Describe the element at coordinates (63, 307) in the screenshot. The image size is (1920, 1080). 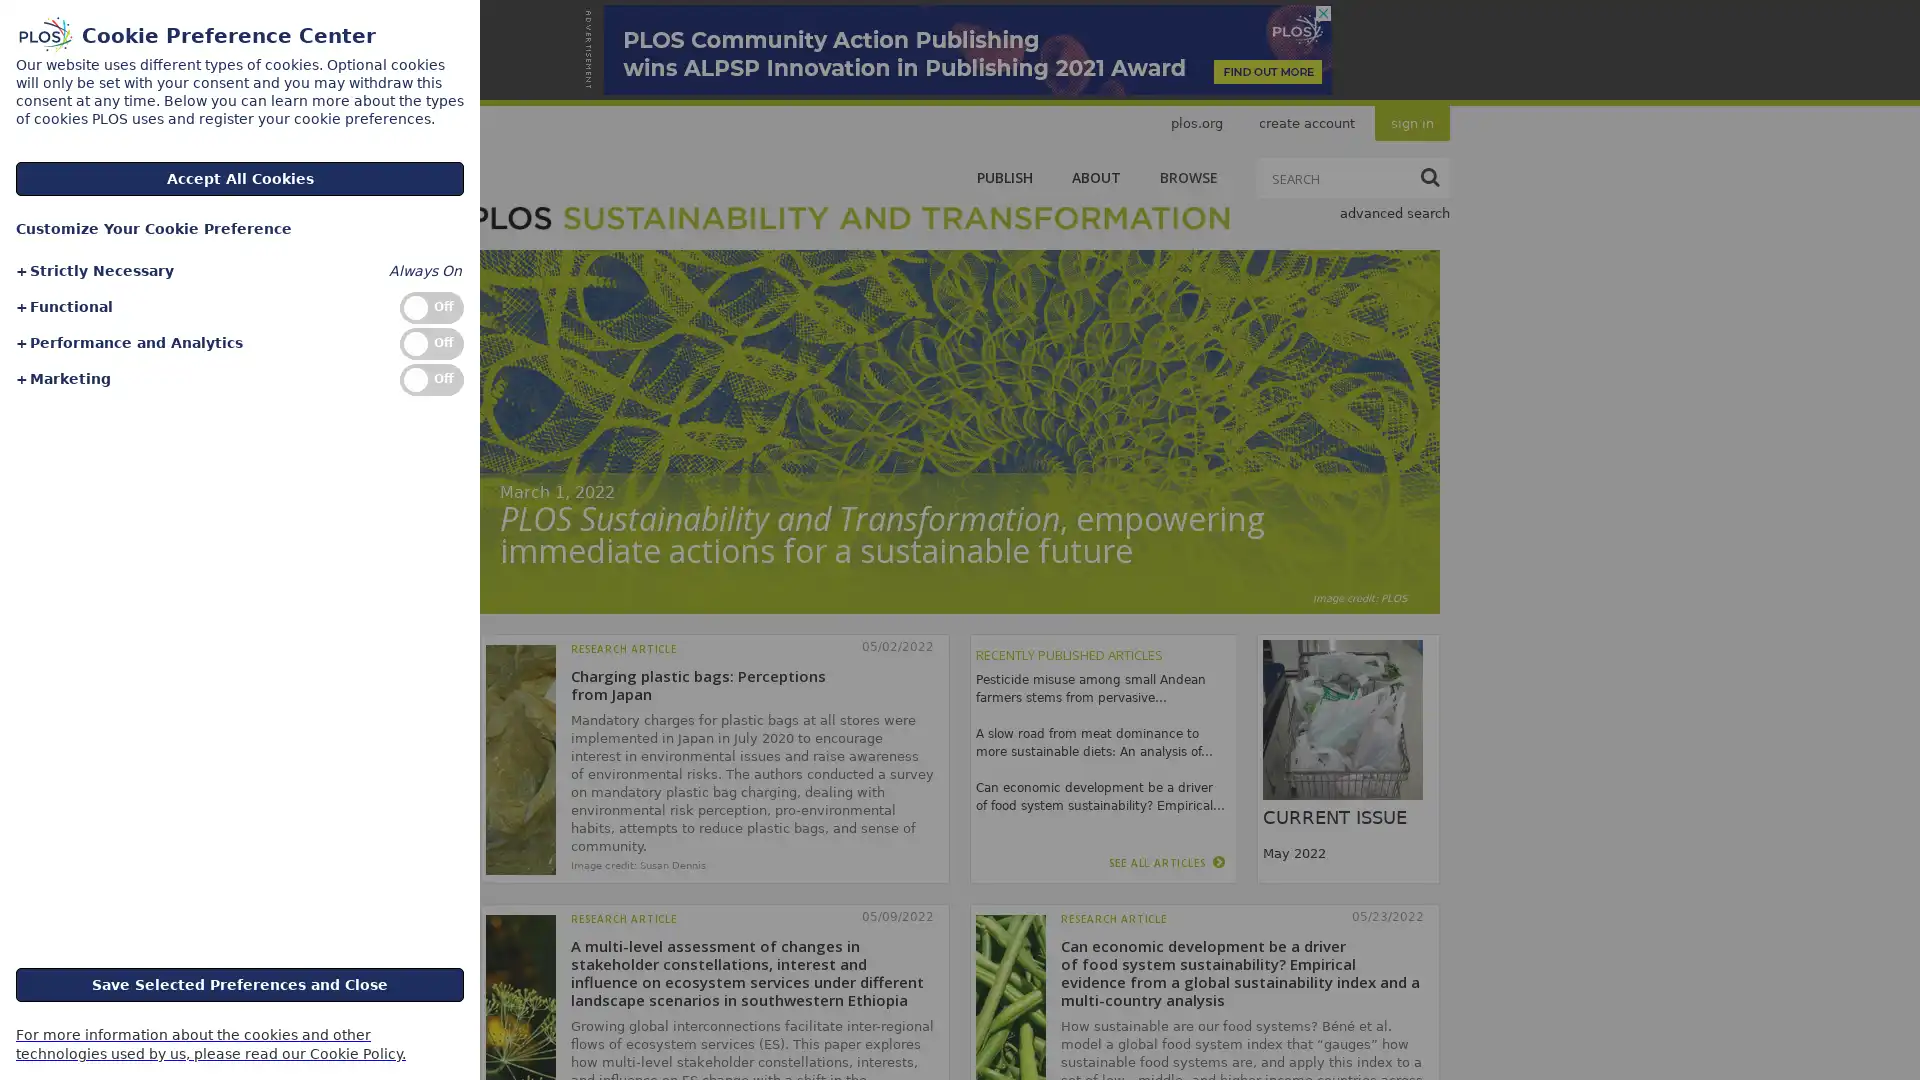
I see `Toggle explanation of Functional Cookies.` at that location.